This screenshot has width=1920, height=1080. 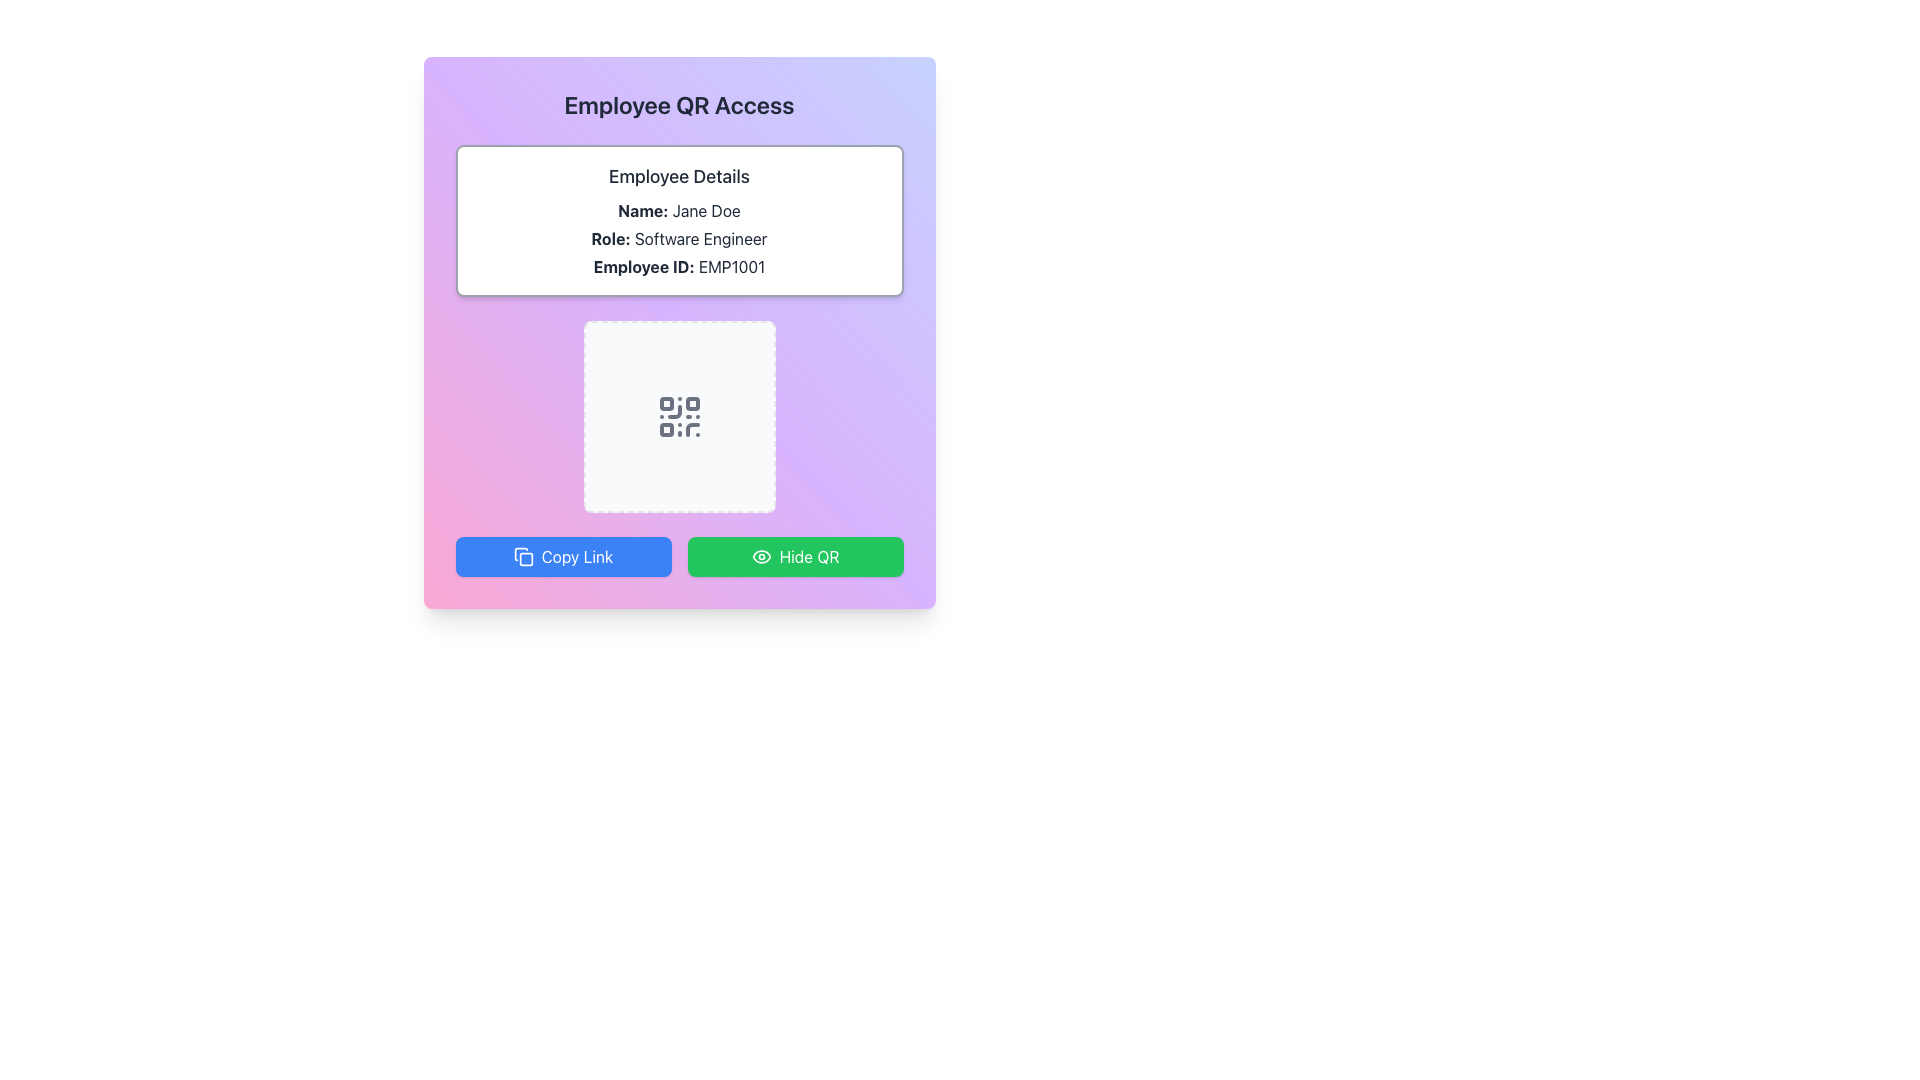 I want to click on the QR code display area, which is centrally located between the 'Employee Details' description box above and the 'Copy Link' and 'Hide QR' buttons below, so click(x=679, y=415).